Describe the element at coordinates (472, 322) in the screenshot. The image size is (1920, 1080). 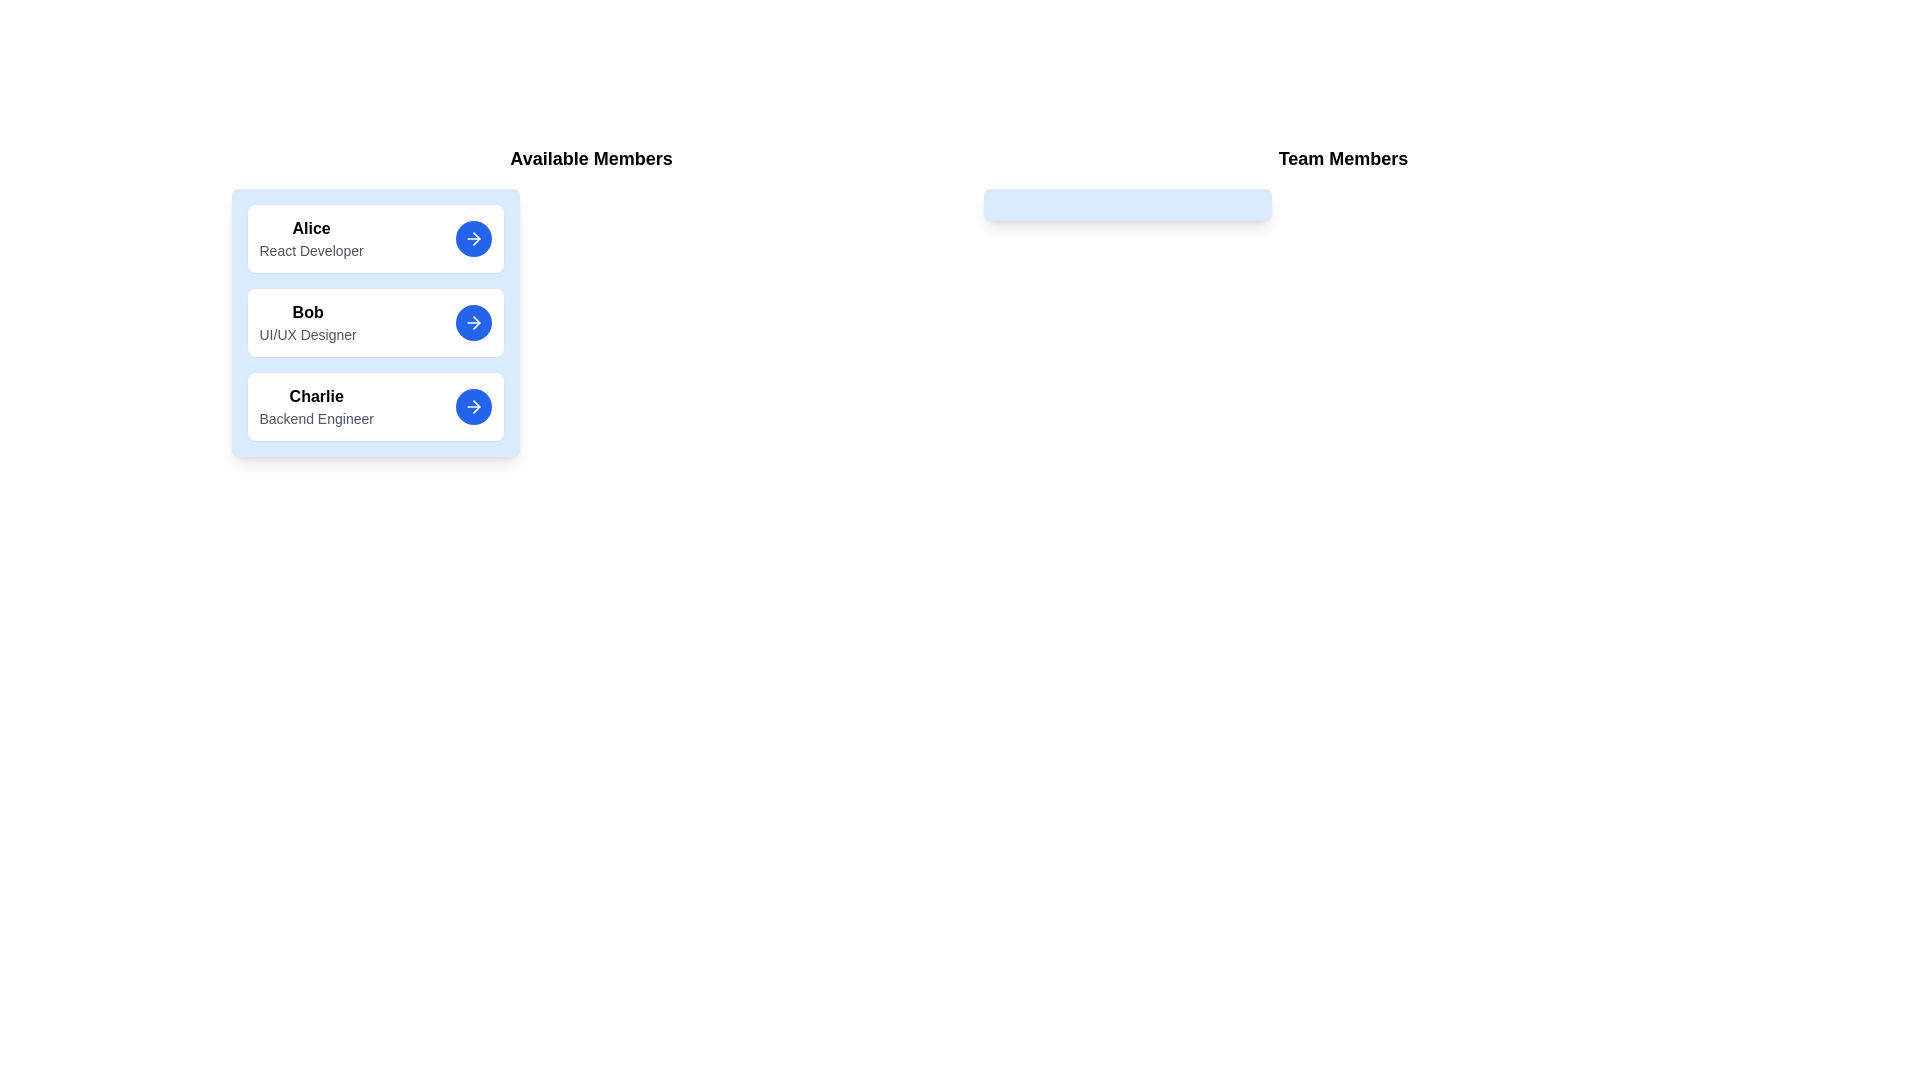
I see `arrow button next to Bob to move them to the team` at that location.